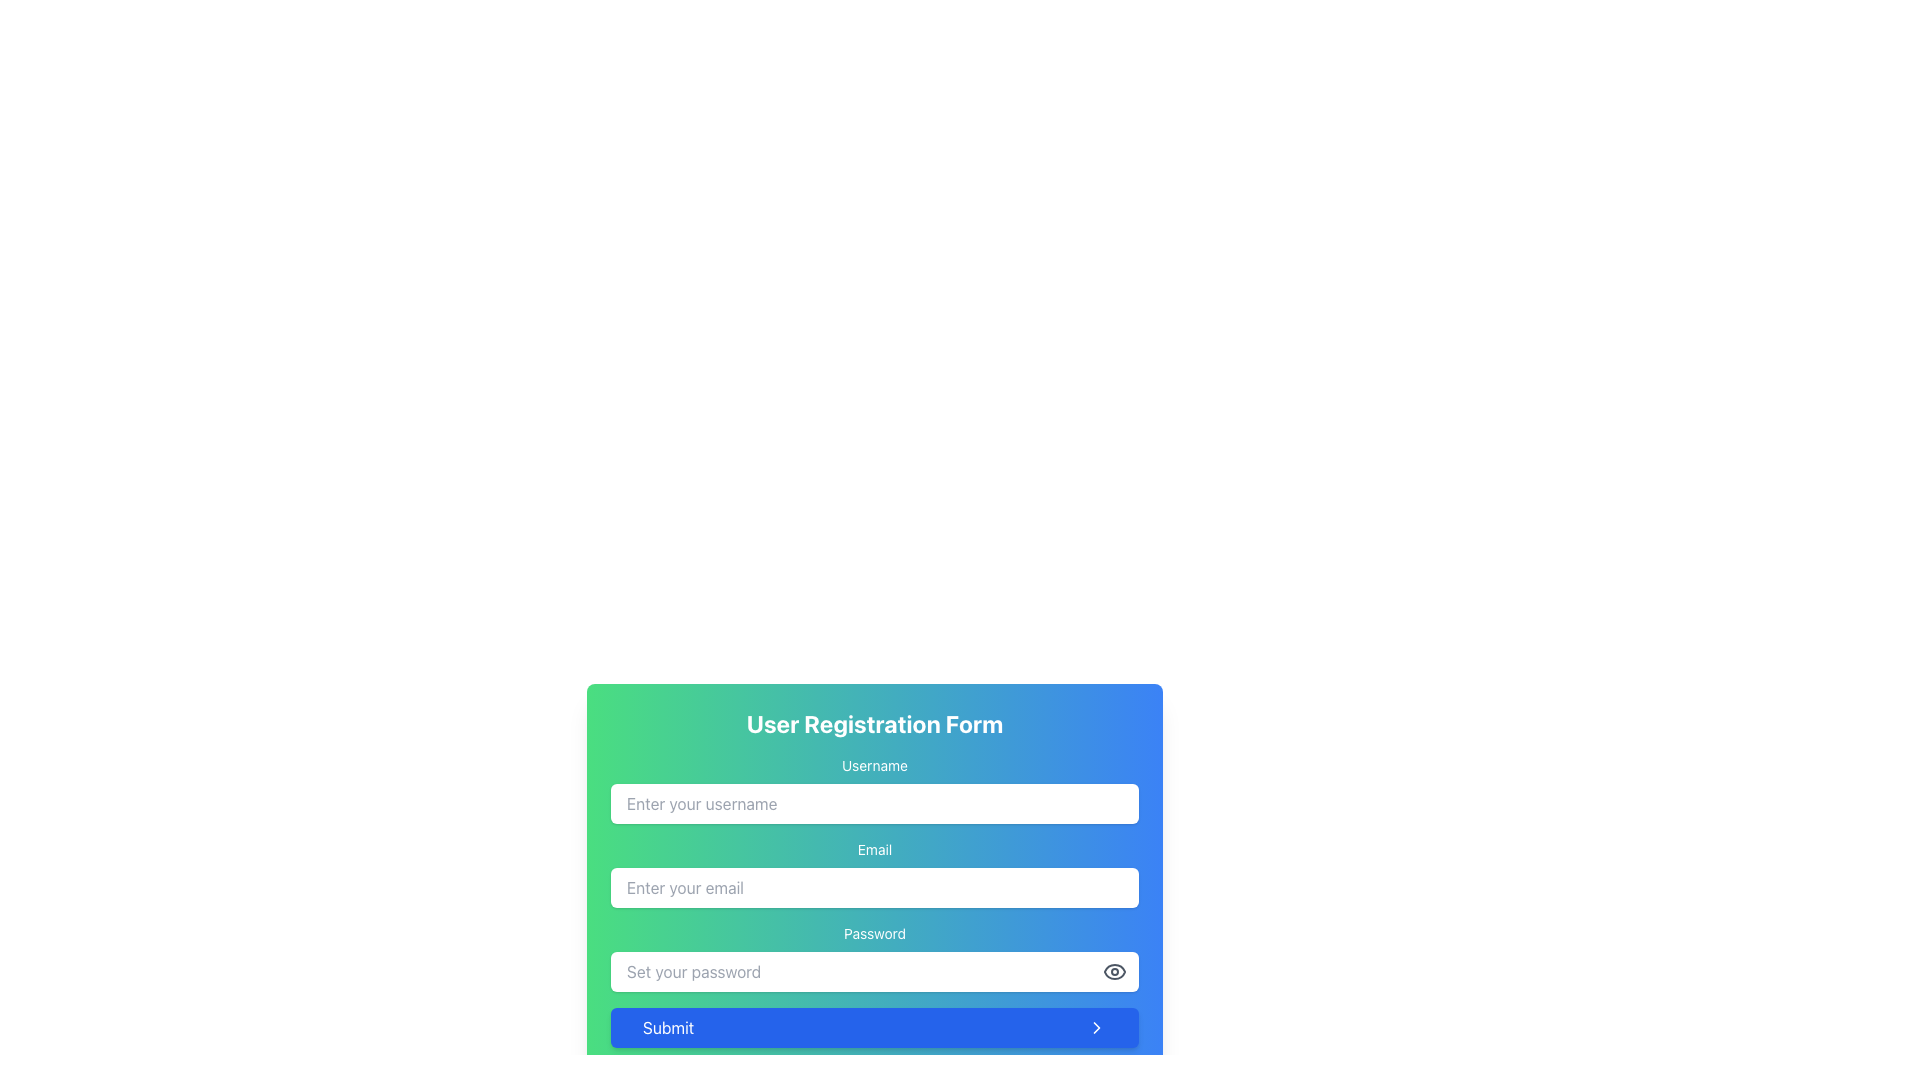  Describe the element at coordinates (874, 933) in the screenshot. I see `the password label that provides guidance for the password input field, located above the password input area` at that location.